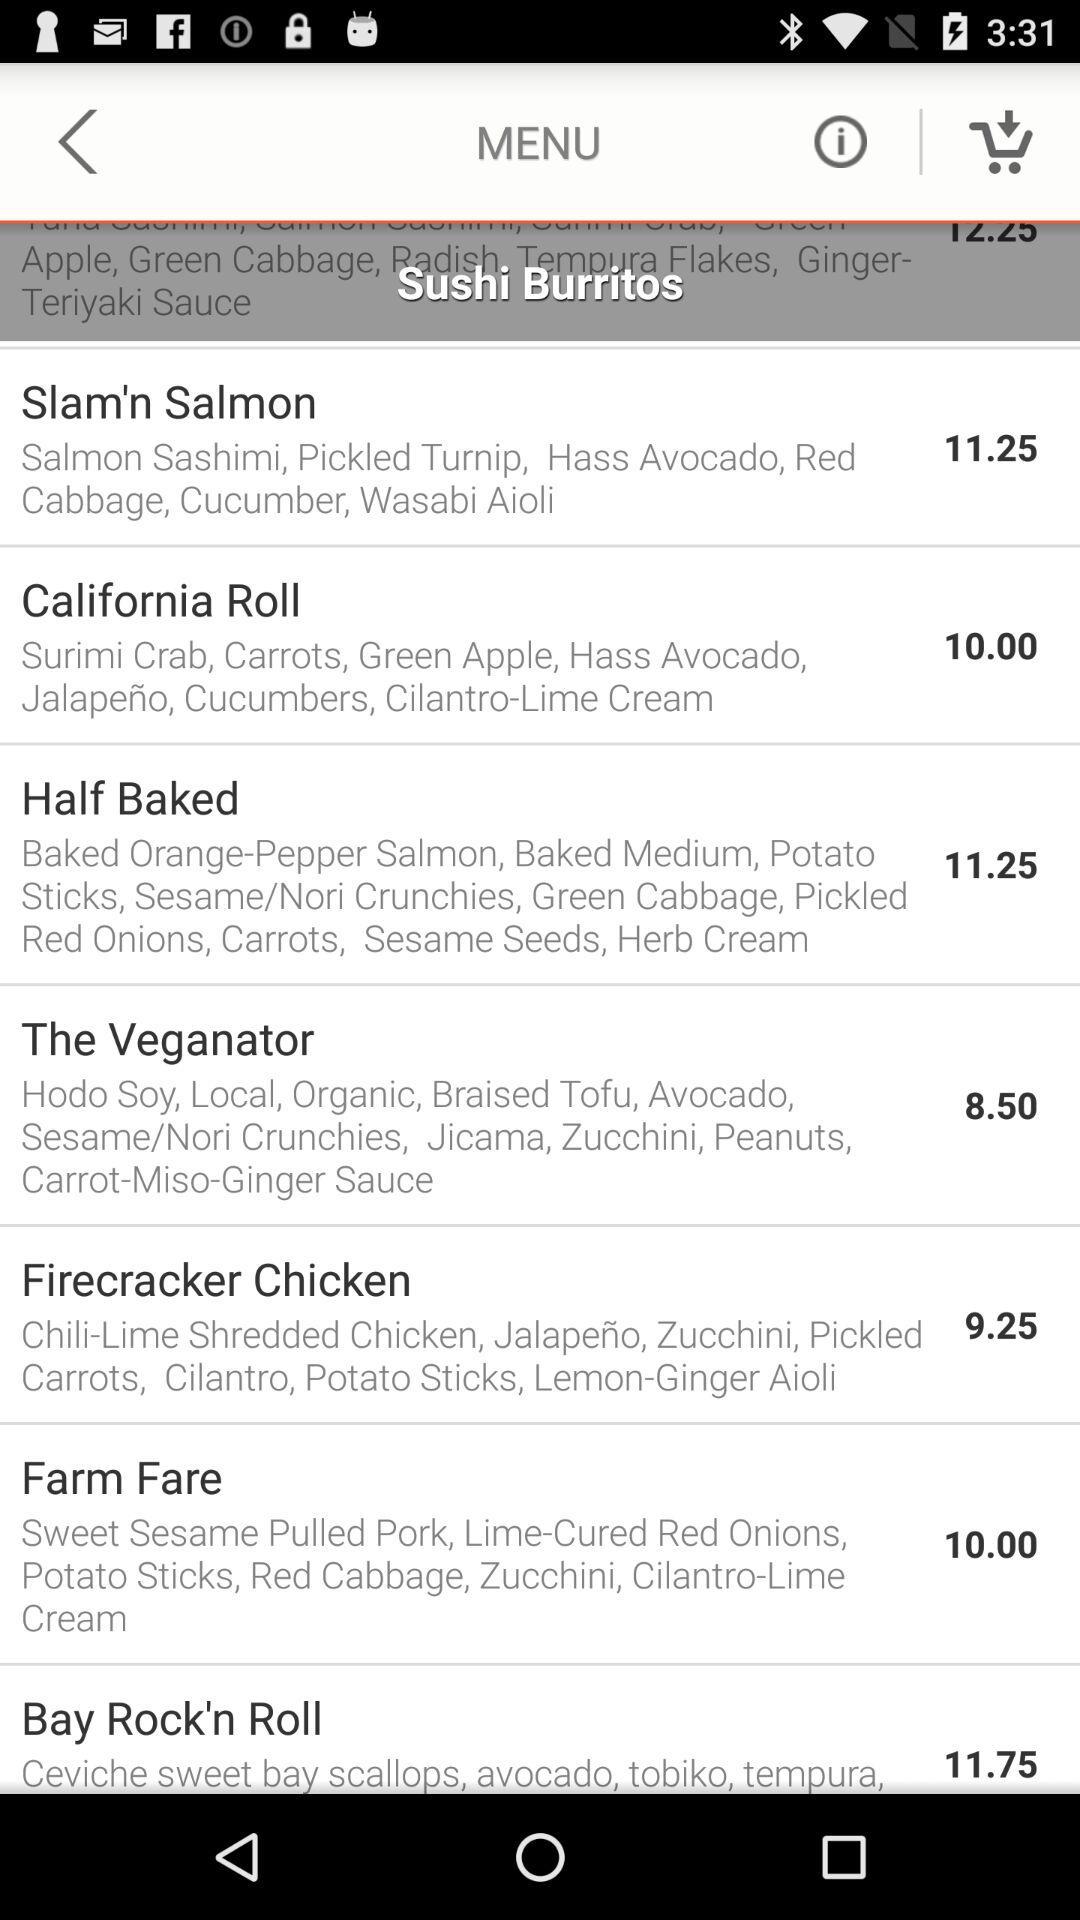  I want to click on the 8.50 app, so click(1001, 1103).